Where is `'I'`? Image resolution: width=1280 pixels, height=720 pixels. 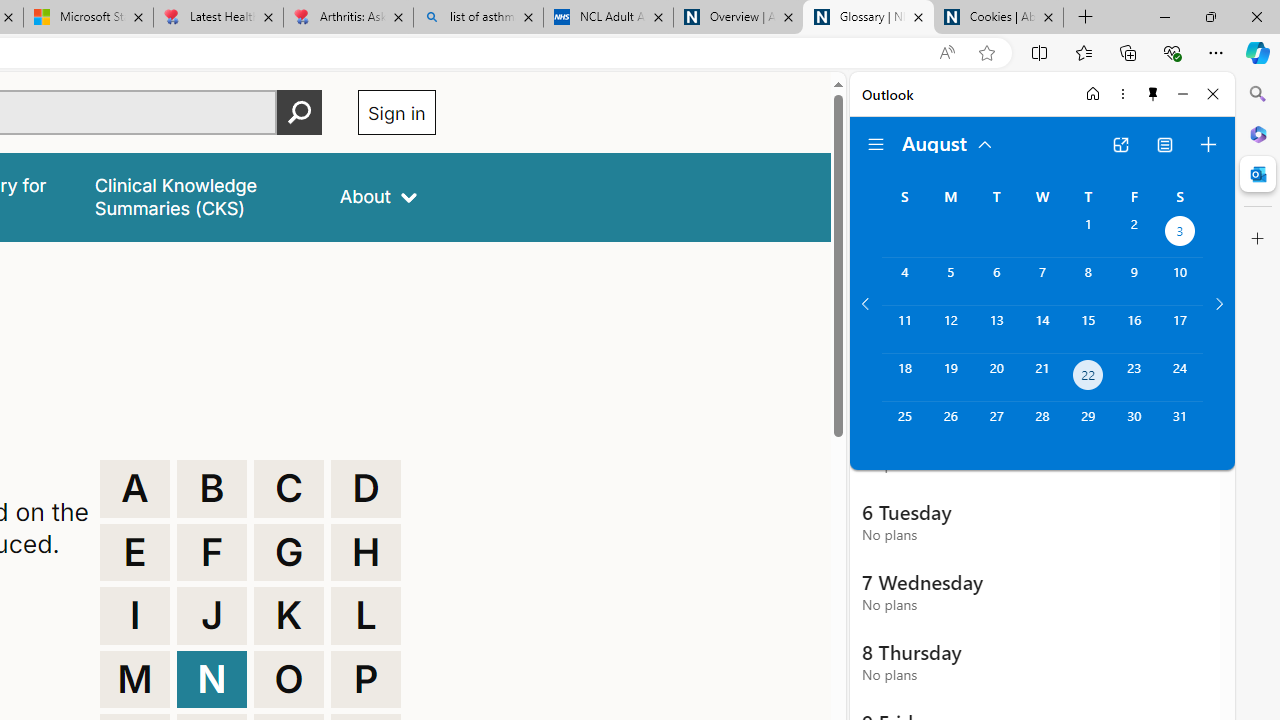
'I' is located at coordinates (134, 614).